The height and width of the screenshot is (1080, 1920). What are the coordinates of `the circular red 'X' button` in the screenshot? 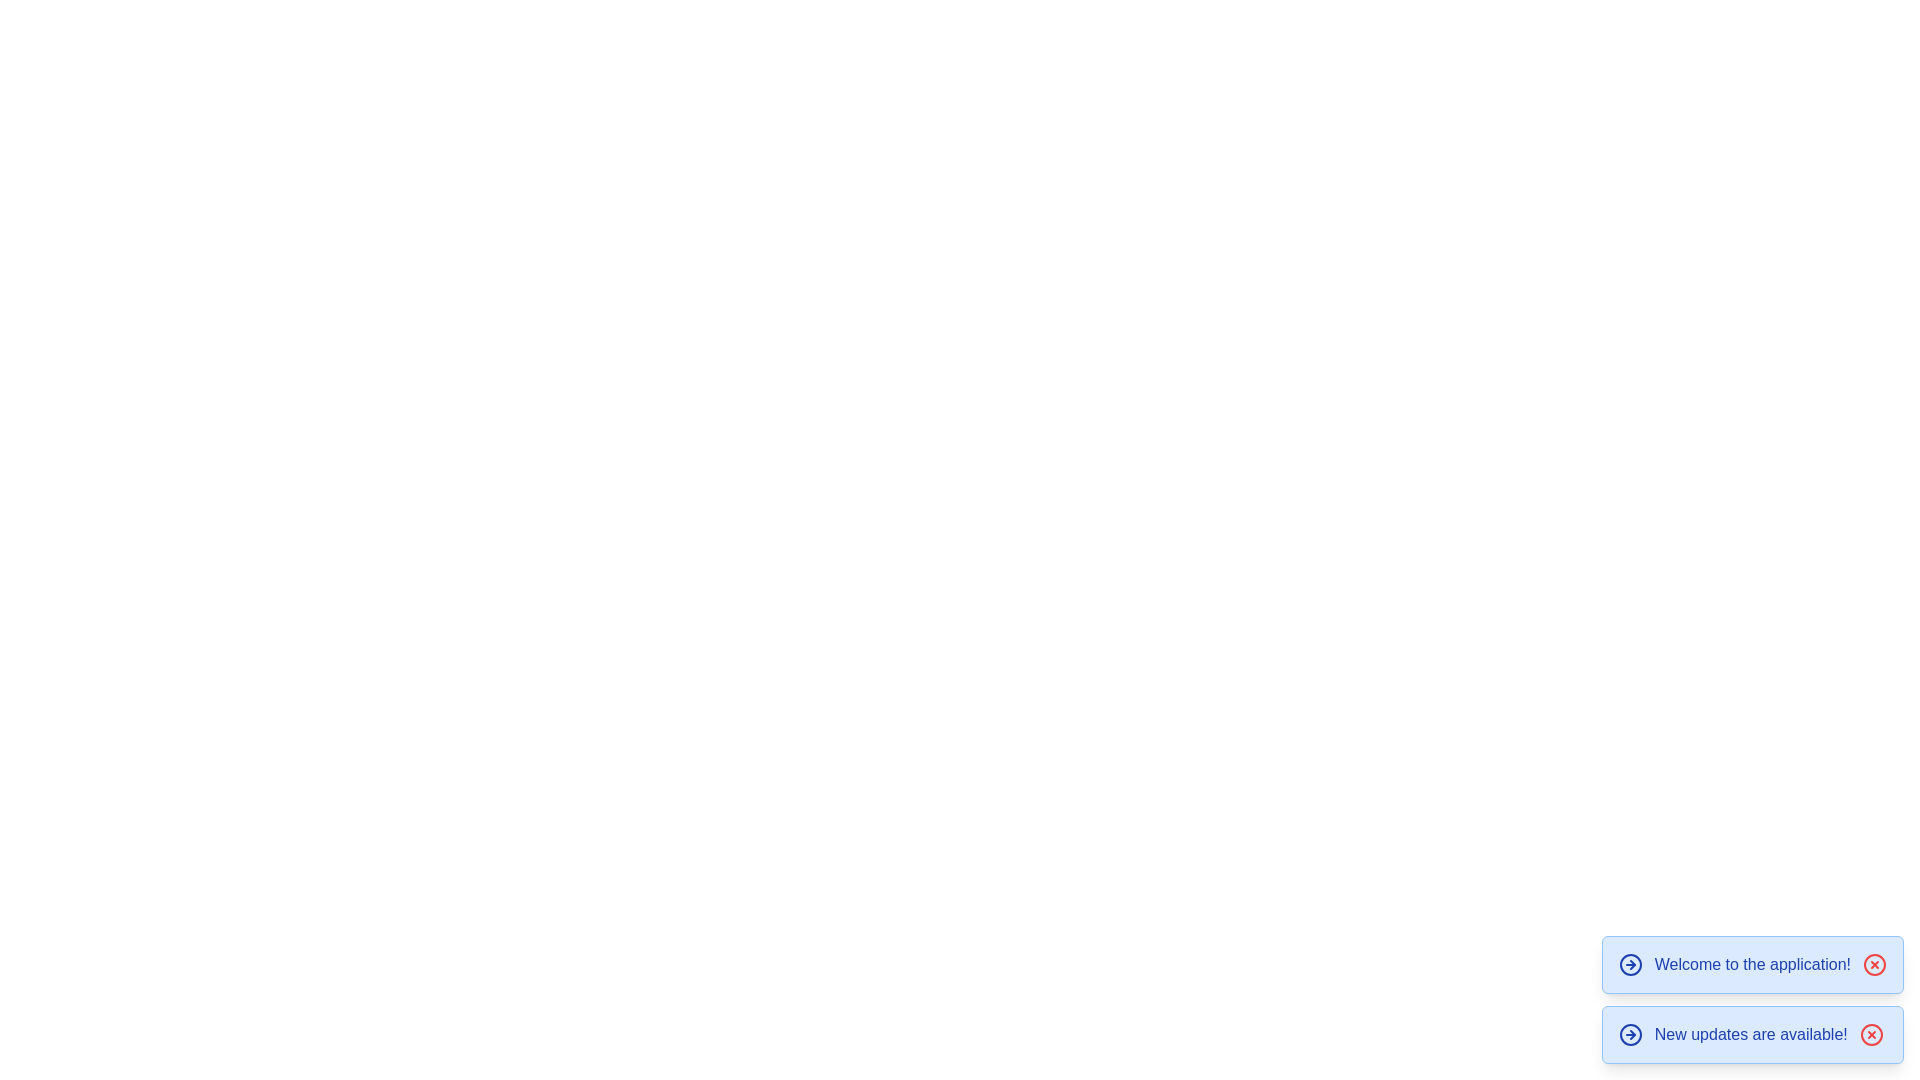 It's located at (1870, 1034).